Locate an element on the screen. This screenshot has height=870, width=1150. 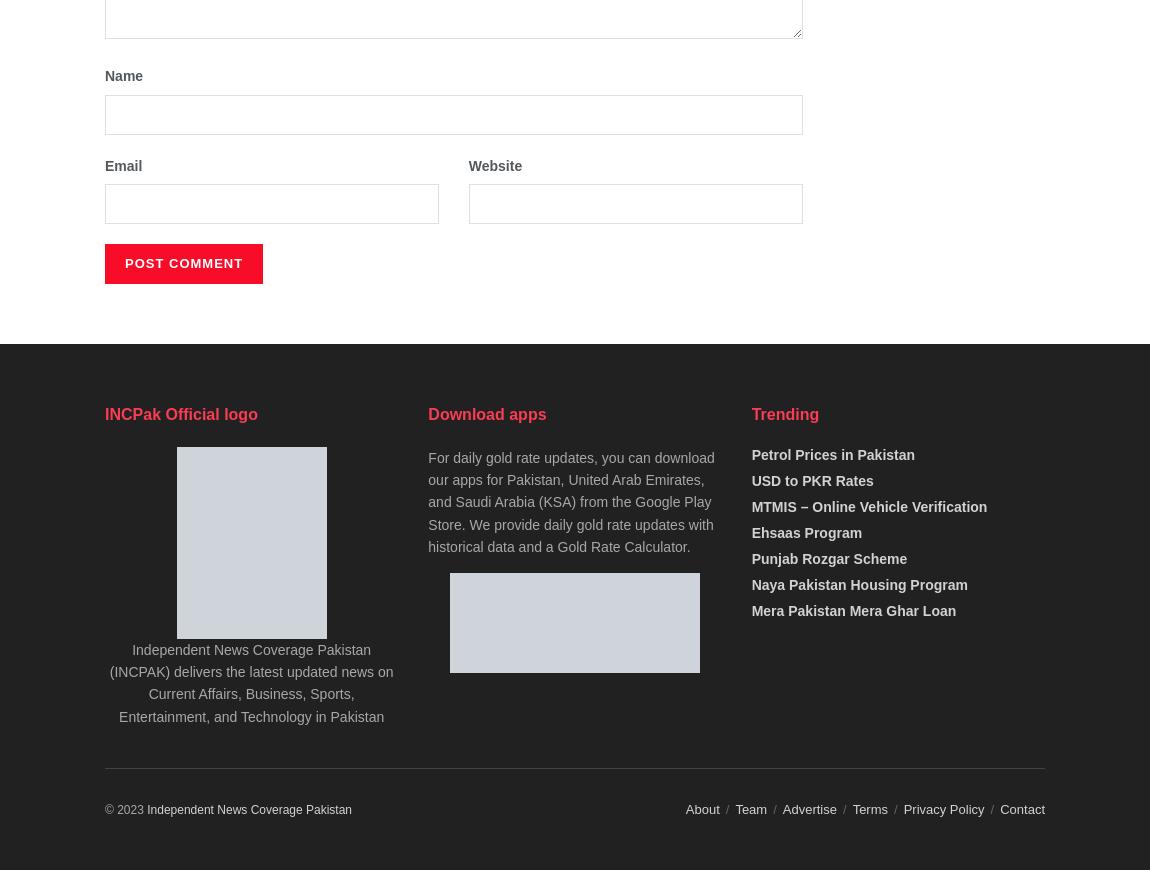
'Website' is located at coordinates (468, 164).